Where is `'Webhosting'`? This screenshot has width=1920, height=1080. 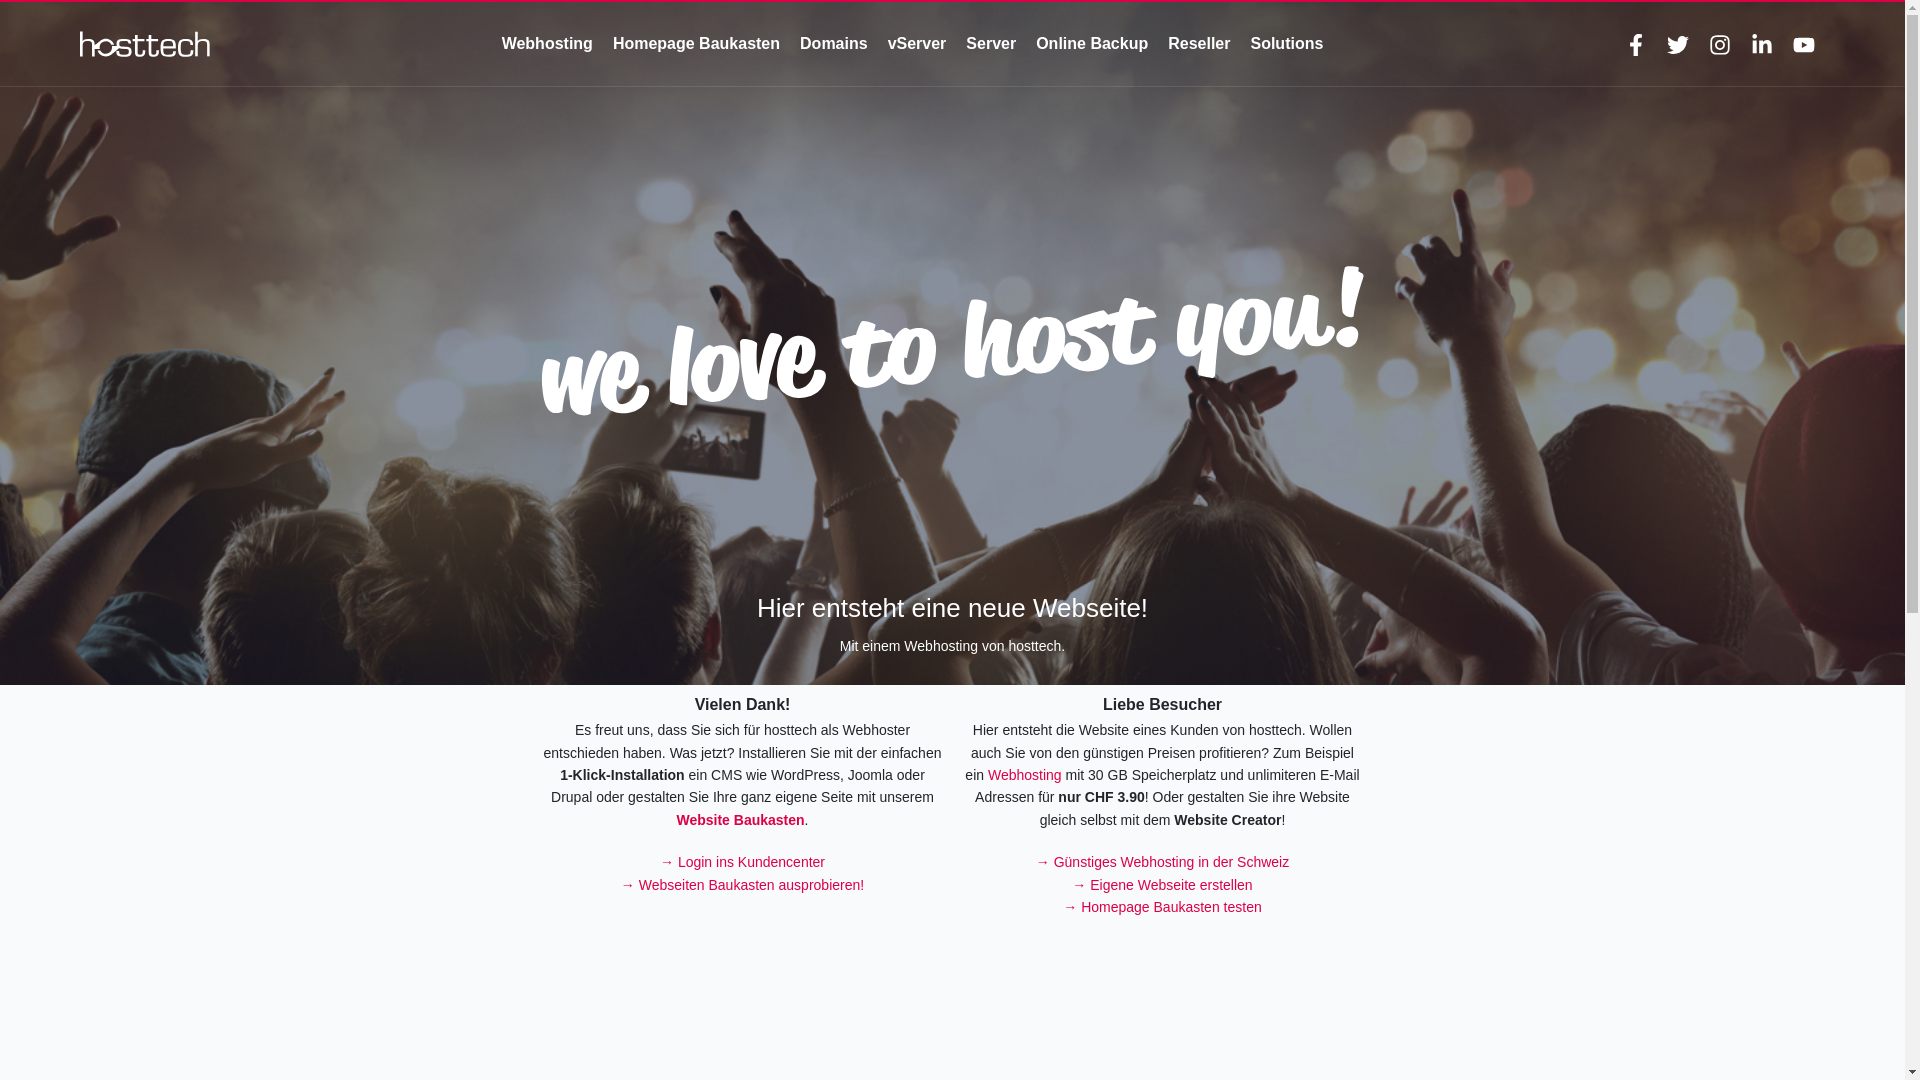
'Webhosting' is located at coordinates (1025, 774).